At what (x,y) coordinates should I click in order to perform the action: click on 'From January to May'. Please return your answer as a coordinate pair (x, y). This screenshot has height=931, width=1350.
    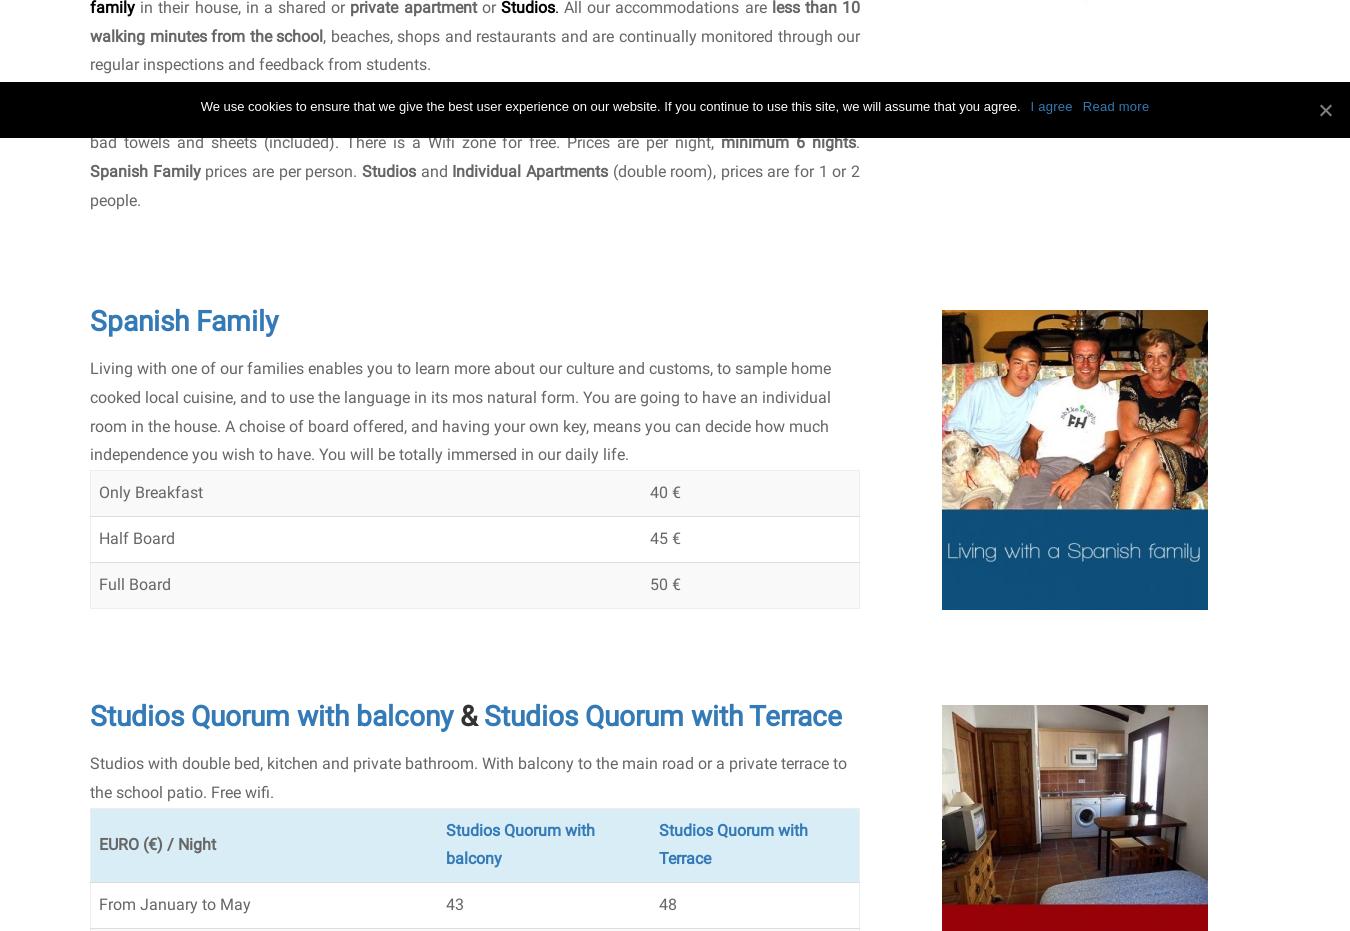
    Looking at the image, I should click on (174, 904).